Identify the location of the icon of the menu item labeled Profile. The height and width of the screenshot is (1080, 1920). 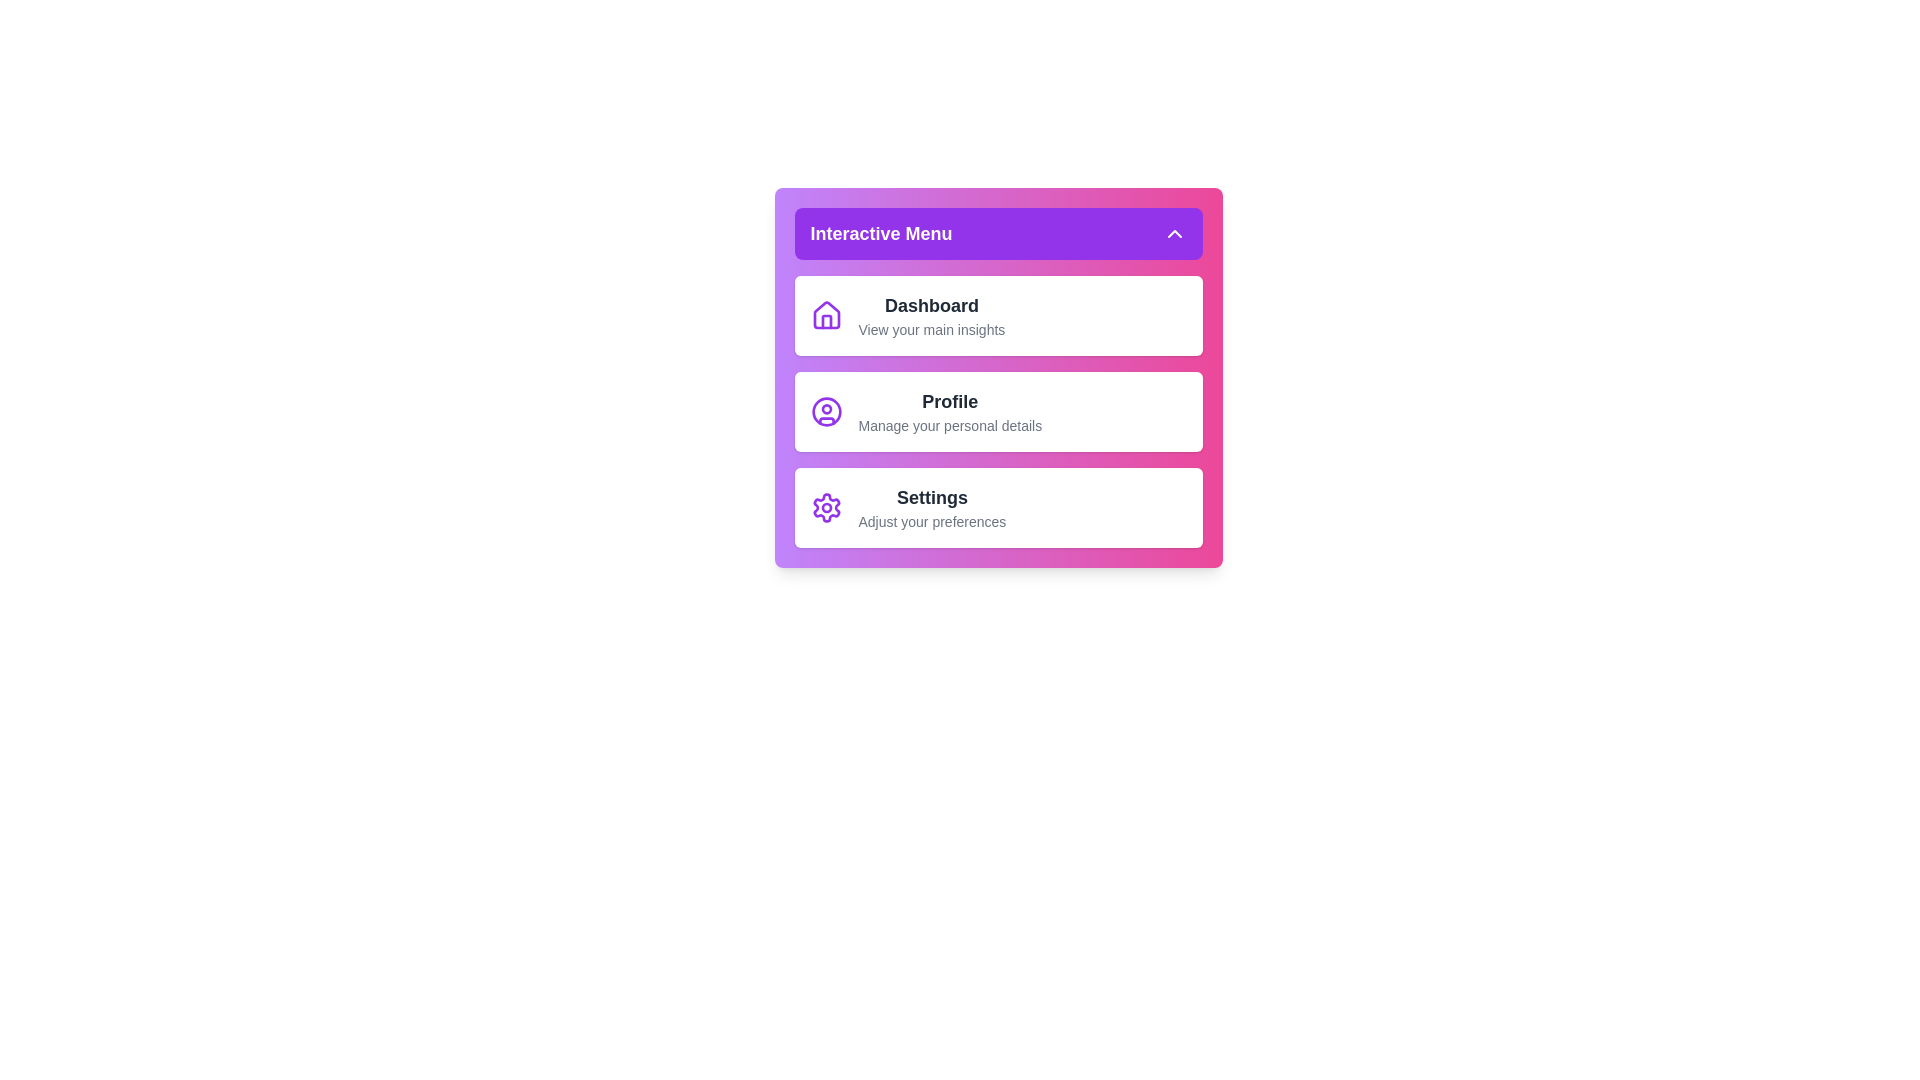
(826, 411).